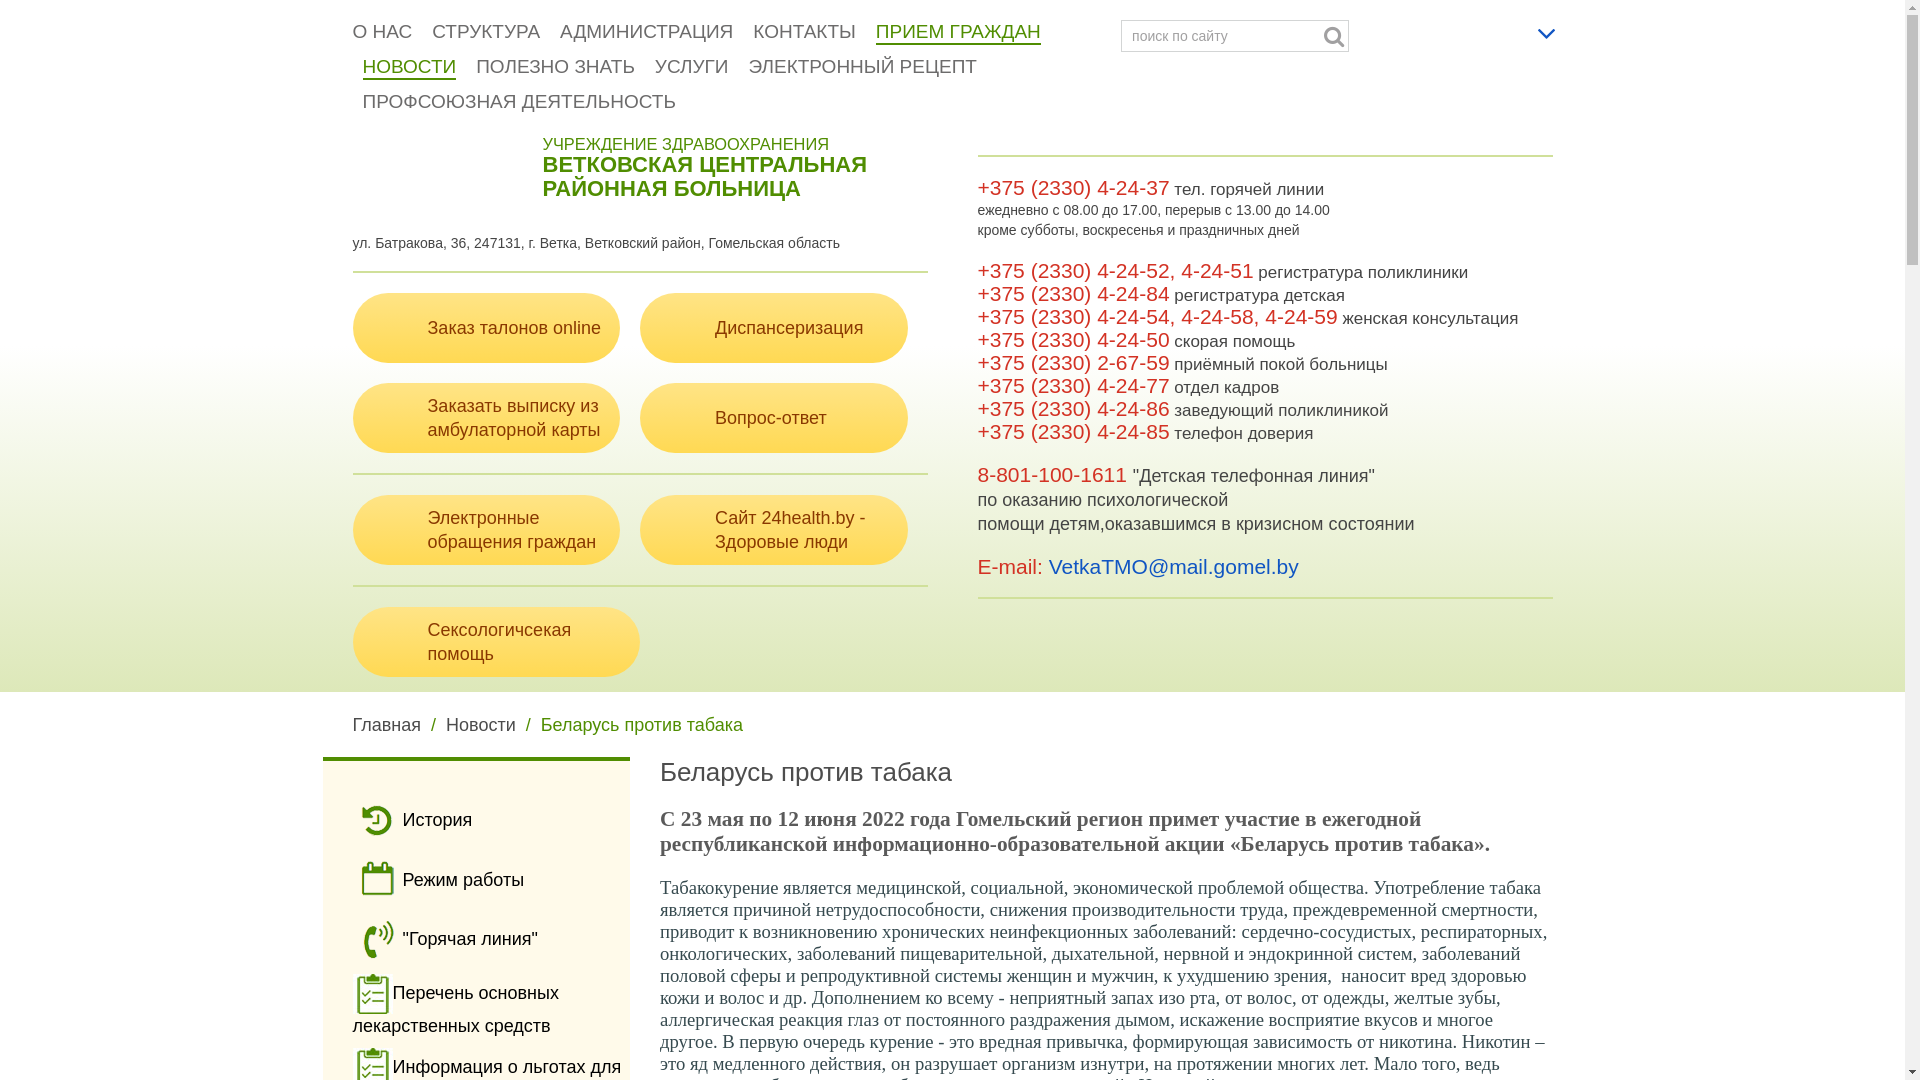 The image size is (1920, 1080). Describe the element at coordinates (1515, 27) in the screenshot. I see `'Russian'` at that location.